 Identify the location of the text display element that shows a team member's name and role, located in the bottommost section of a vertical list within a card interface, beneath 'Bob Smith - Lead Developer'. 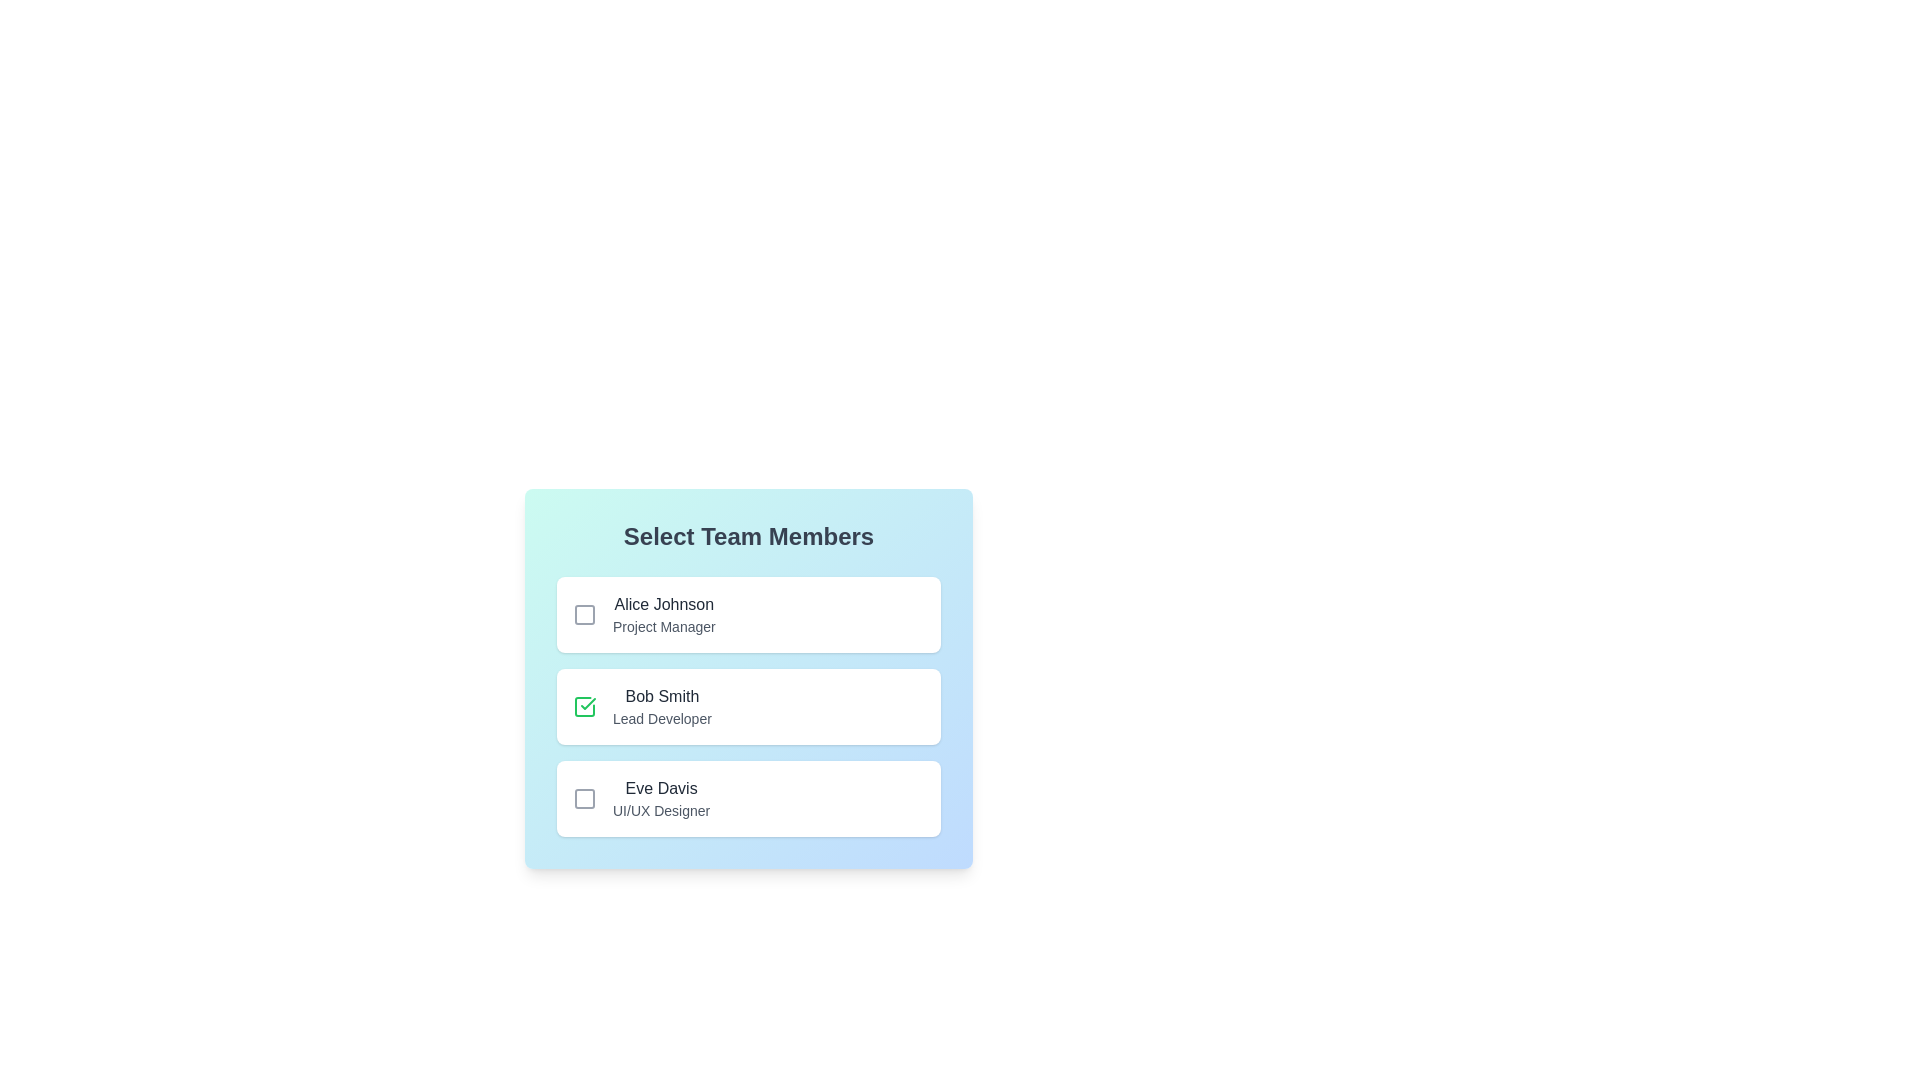
(661, 797).